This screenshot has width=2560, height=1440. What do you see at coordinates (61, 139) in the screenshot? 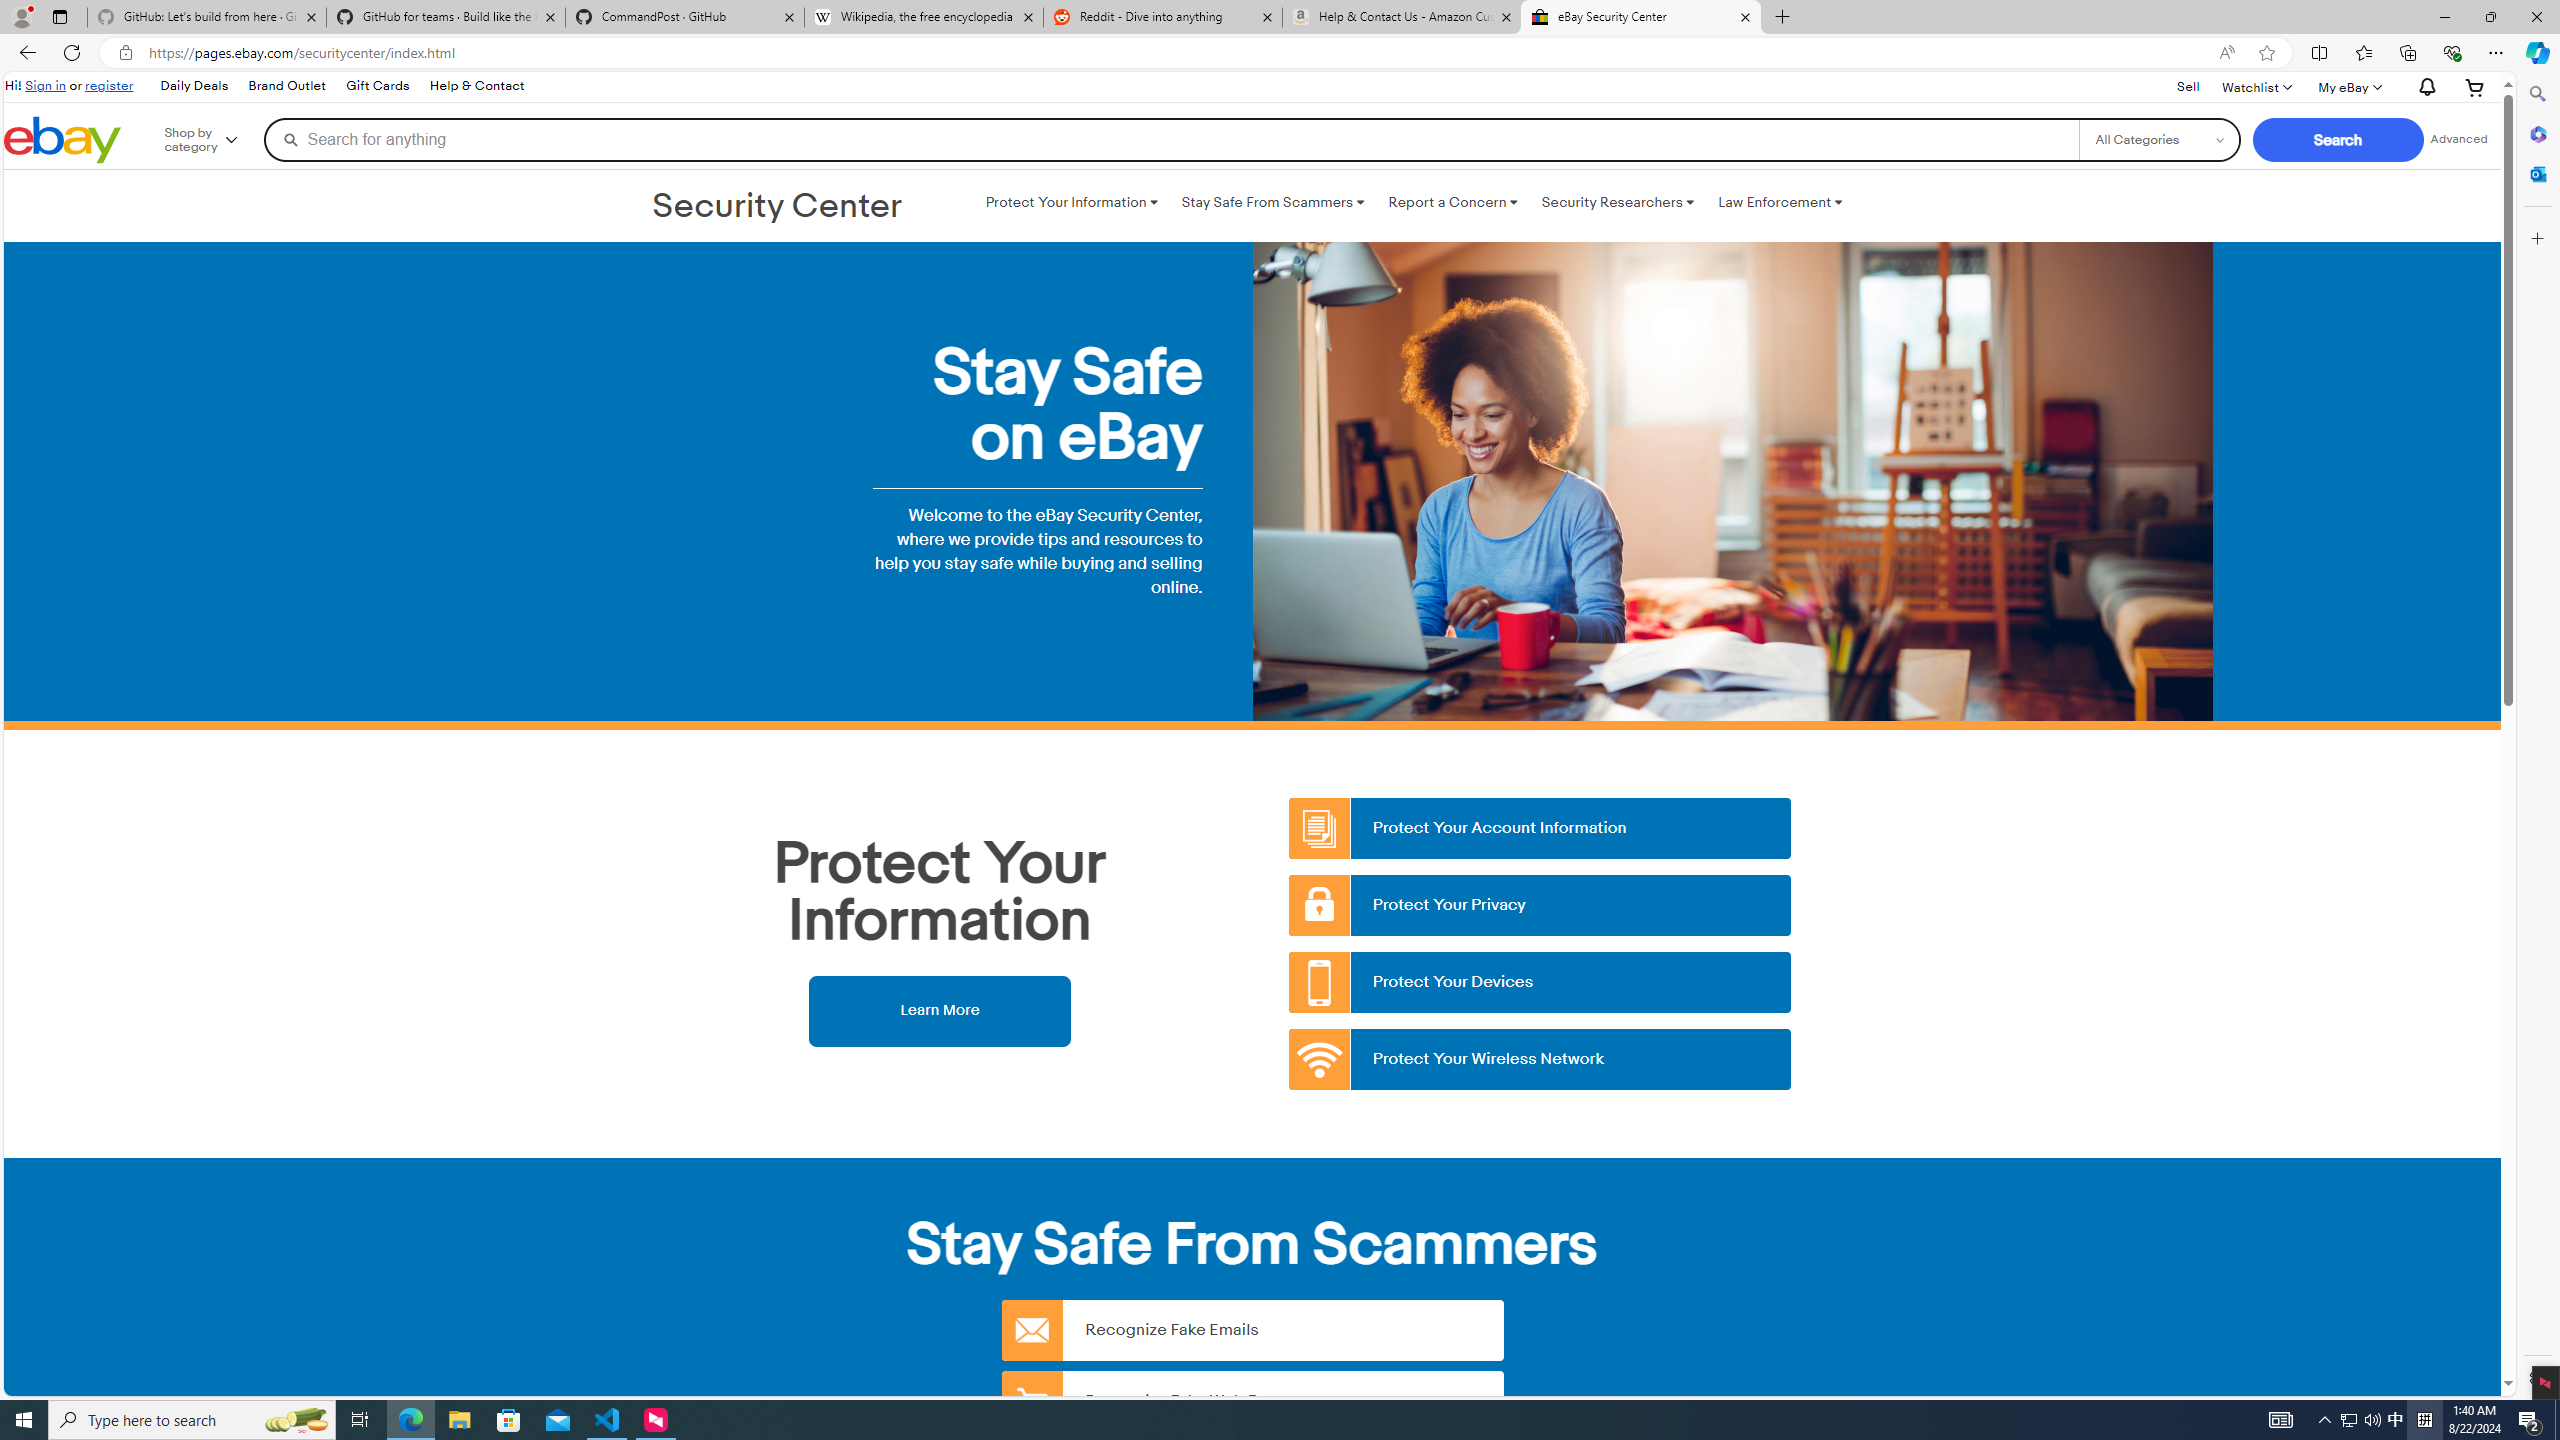
I see `'eBay Home'` at bounding box center [61, 139].